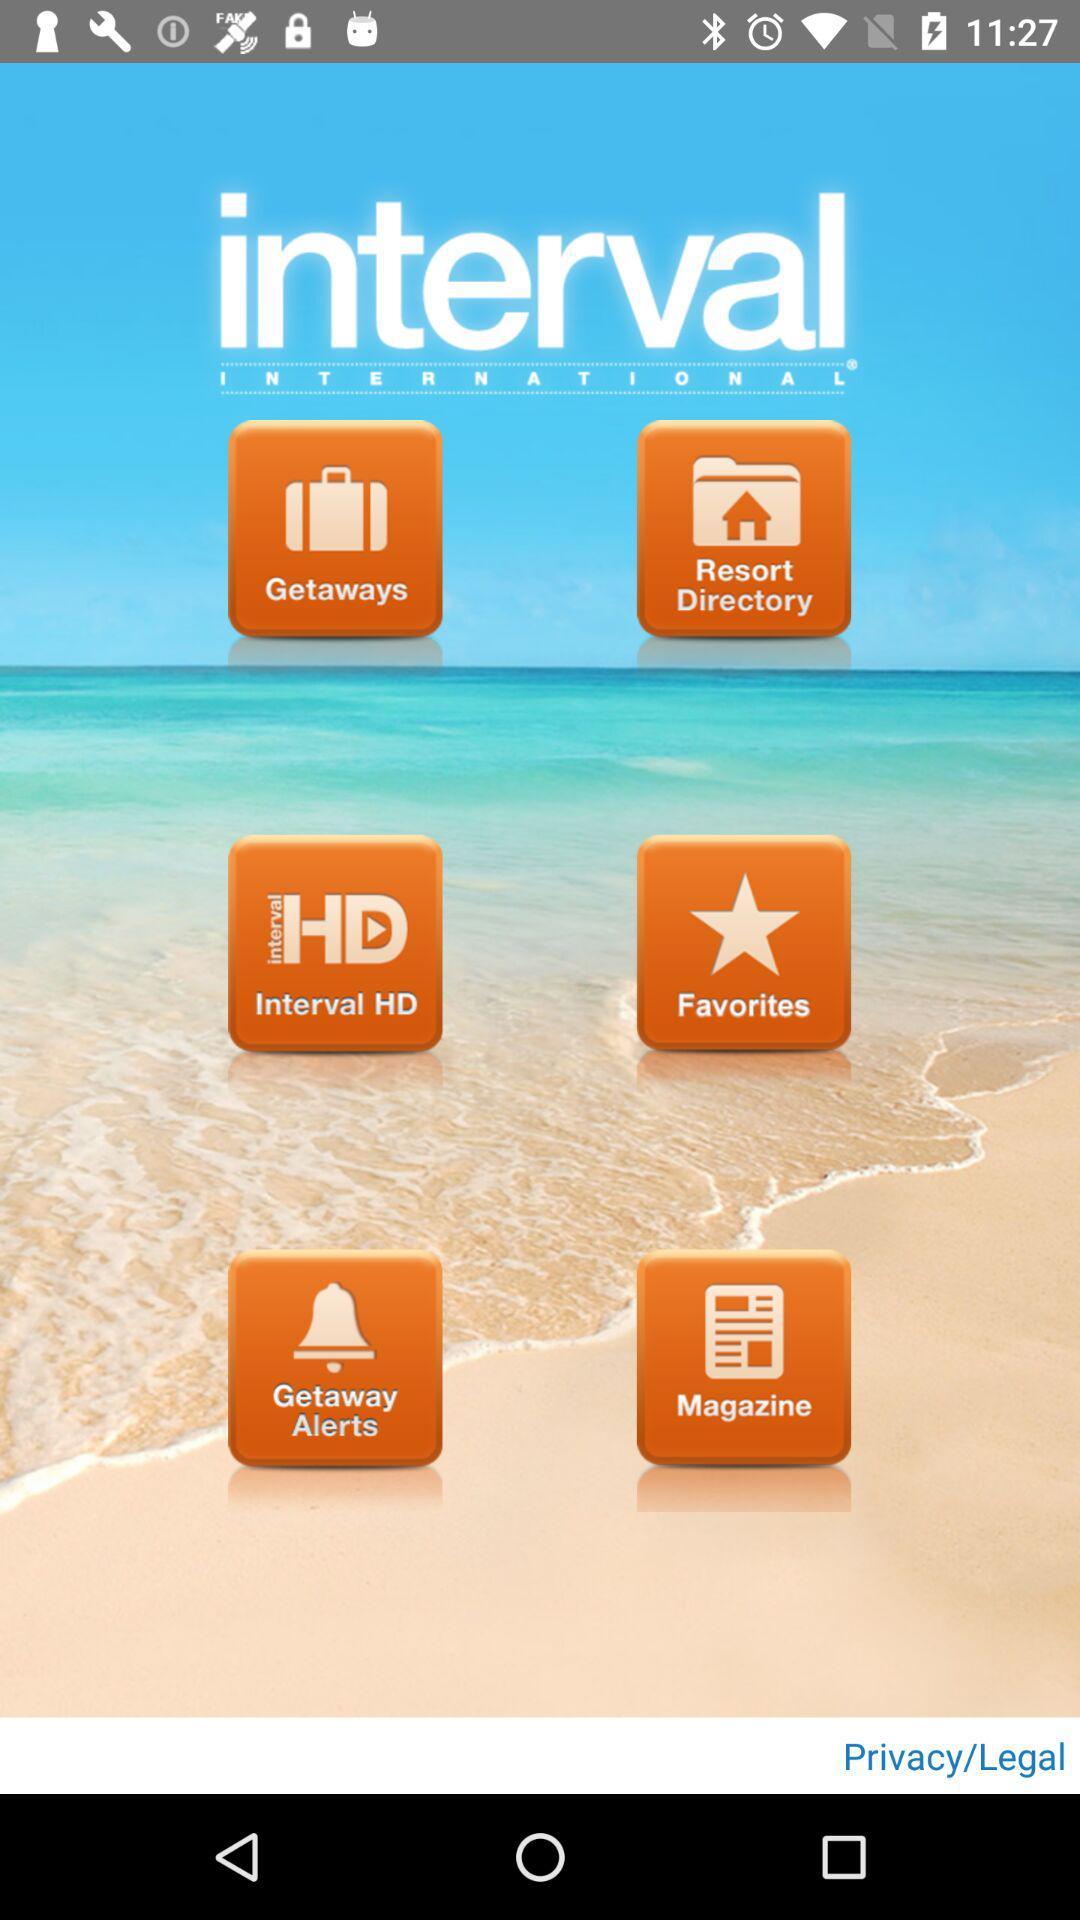 This screenshot has height=1920, width=1080. I want to click on getaway alerts, so click(334, 1379).